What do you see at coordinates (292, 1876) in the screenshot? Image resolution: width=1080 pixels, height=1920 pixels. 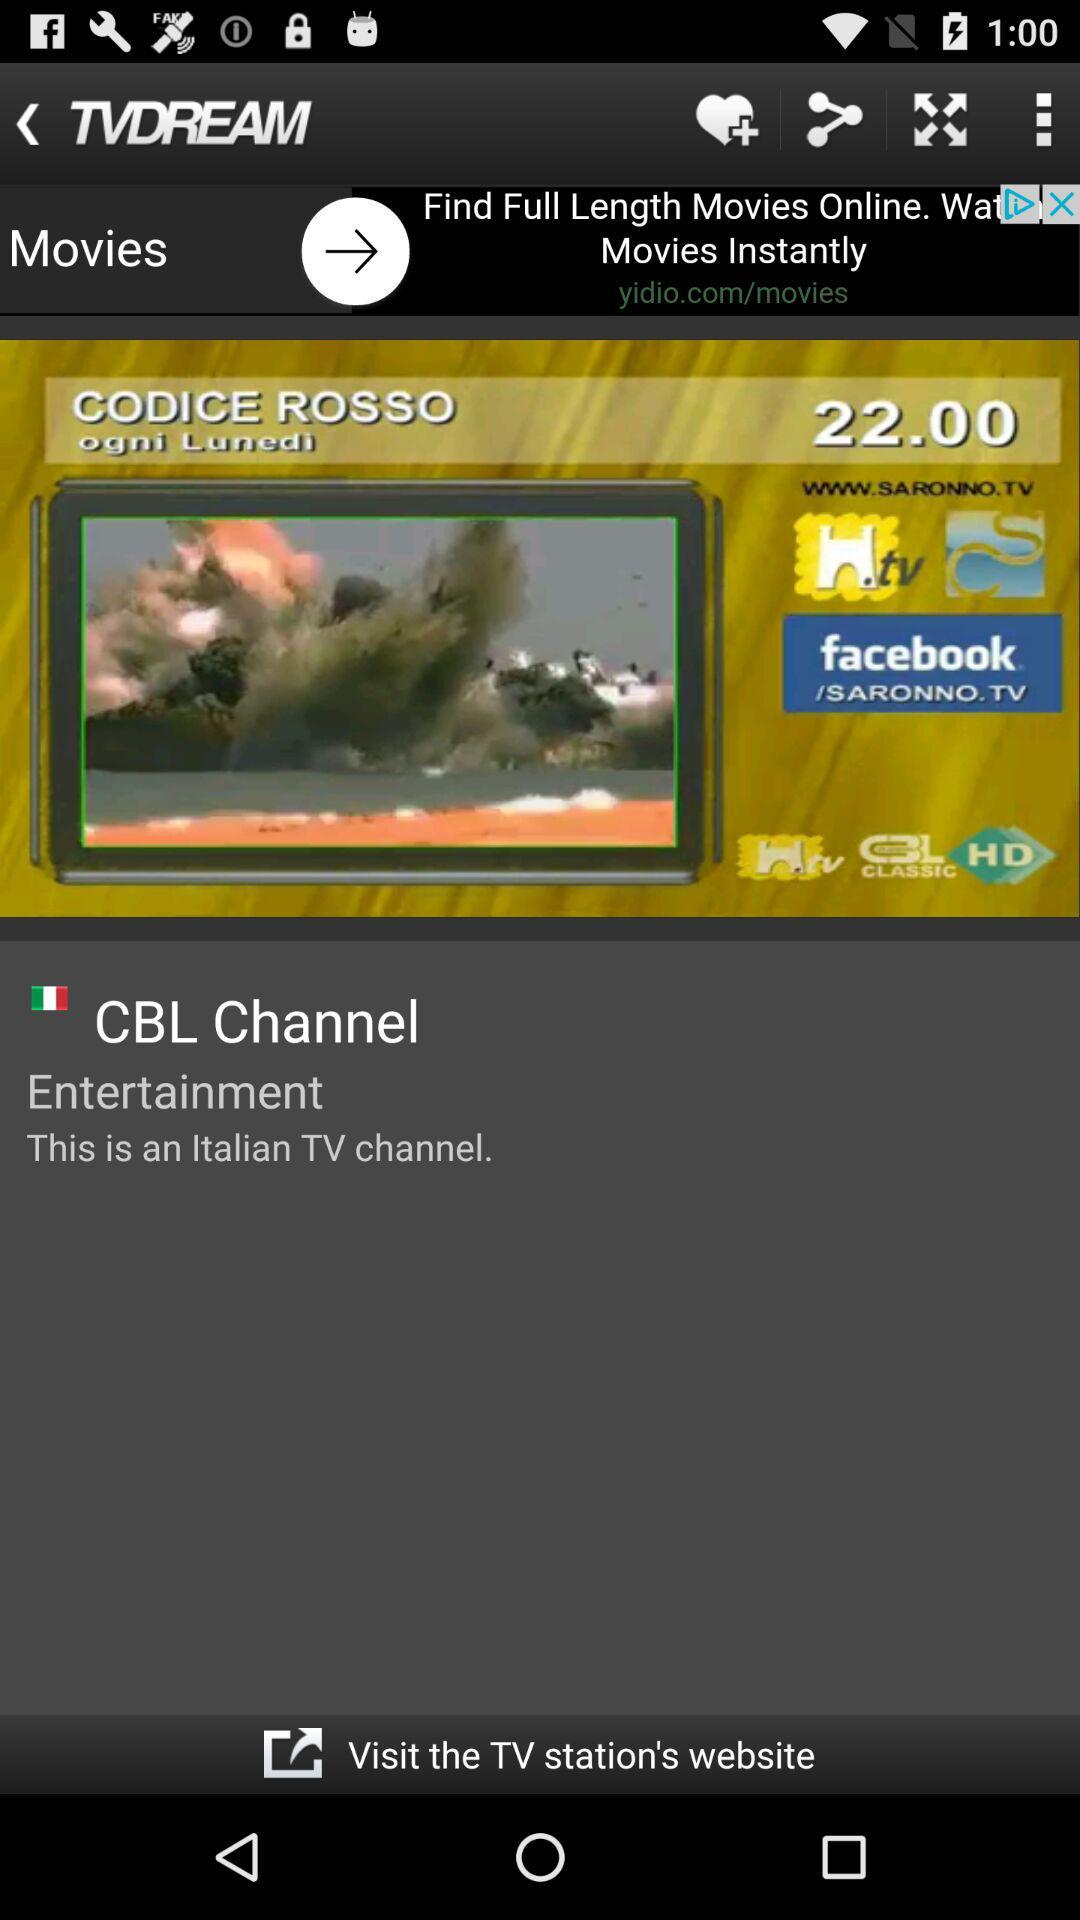 I see `the share icon` at bounding box center [292, 1876].